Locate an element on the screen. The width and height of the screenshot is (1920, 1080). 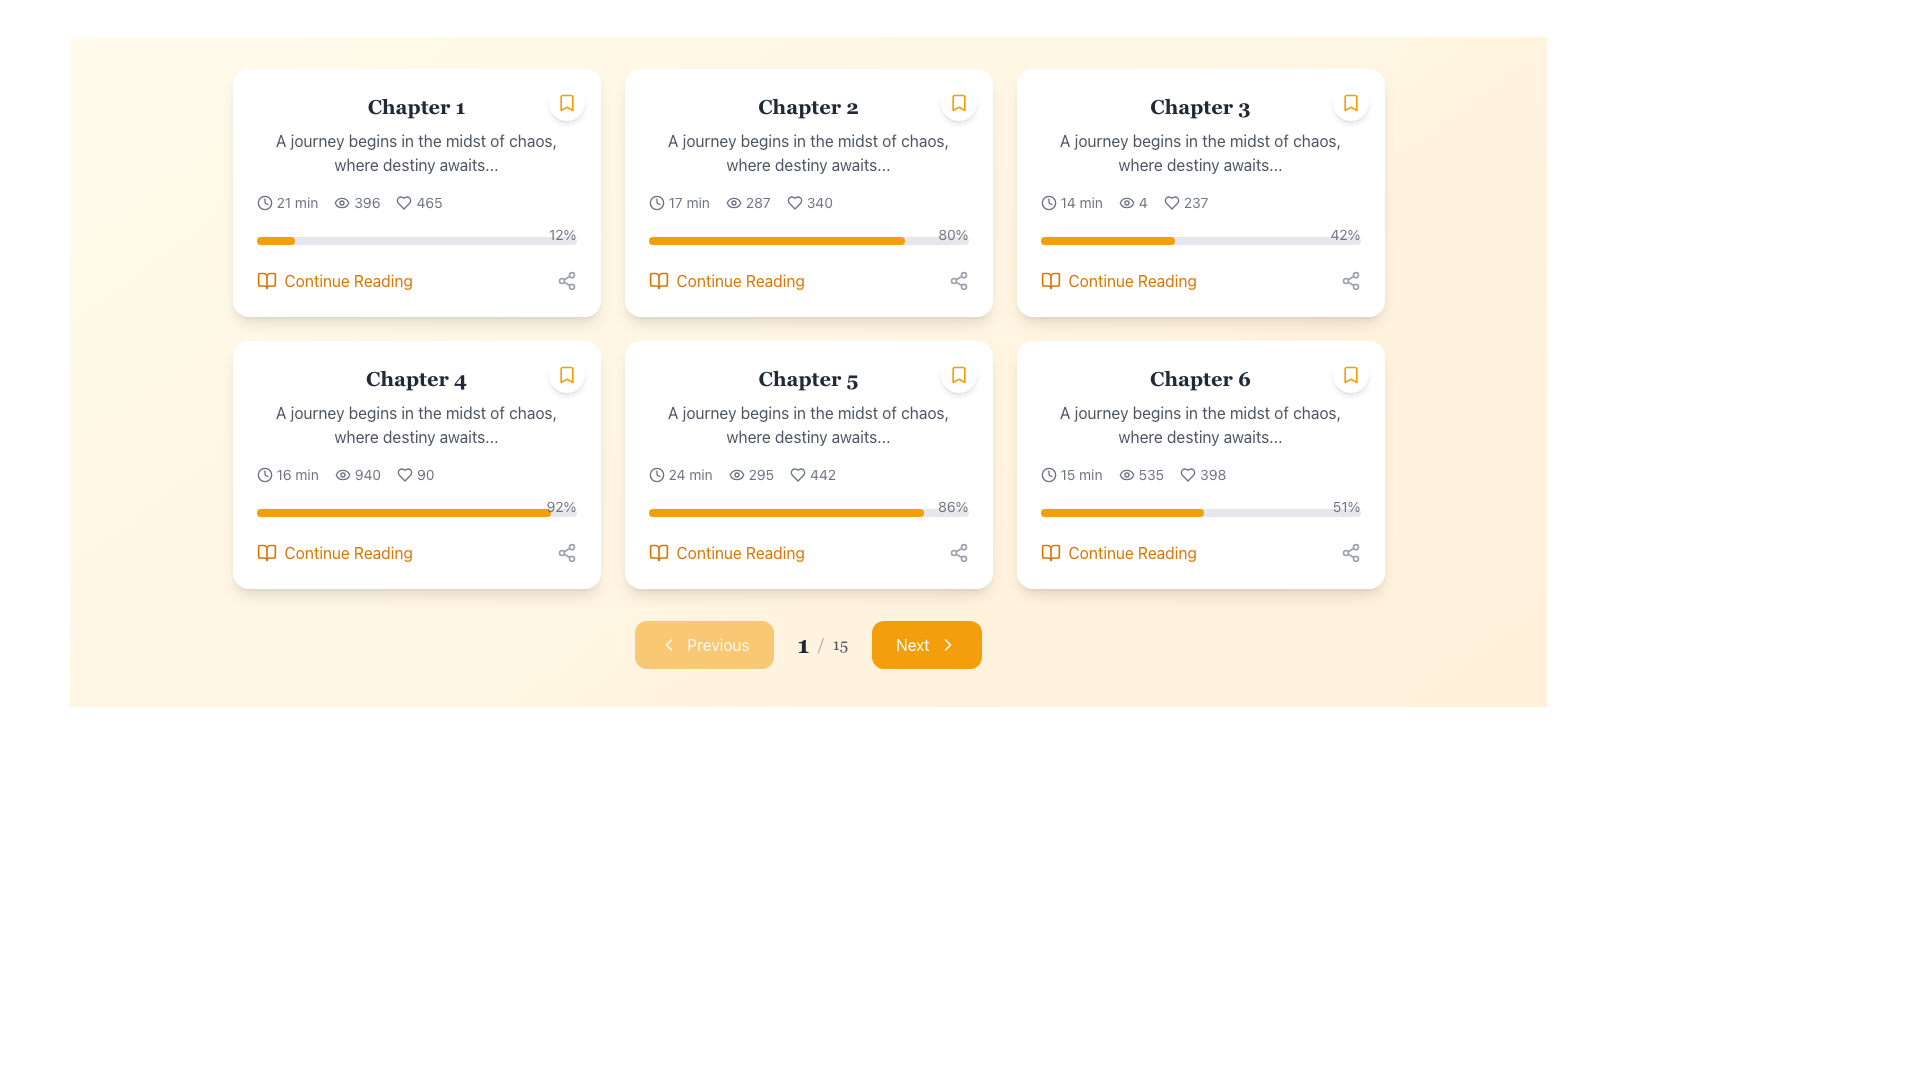
the static text label that communicates the estimated reading time for a chapter, located in the first card of a grid layout is located at coordinates (296, 203).